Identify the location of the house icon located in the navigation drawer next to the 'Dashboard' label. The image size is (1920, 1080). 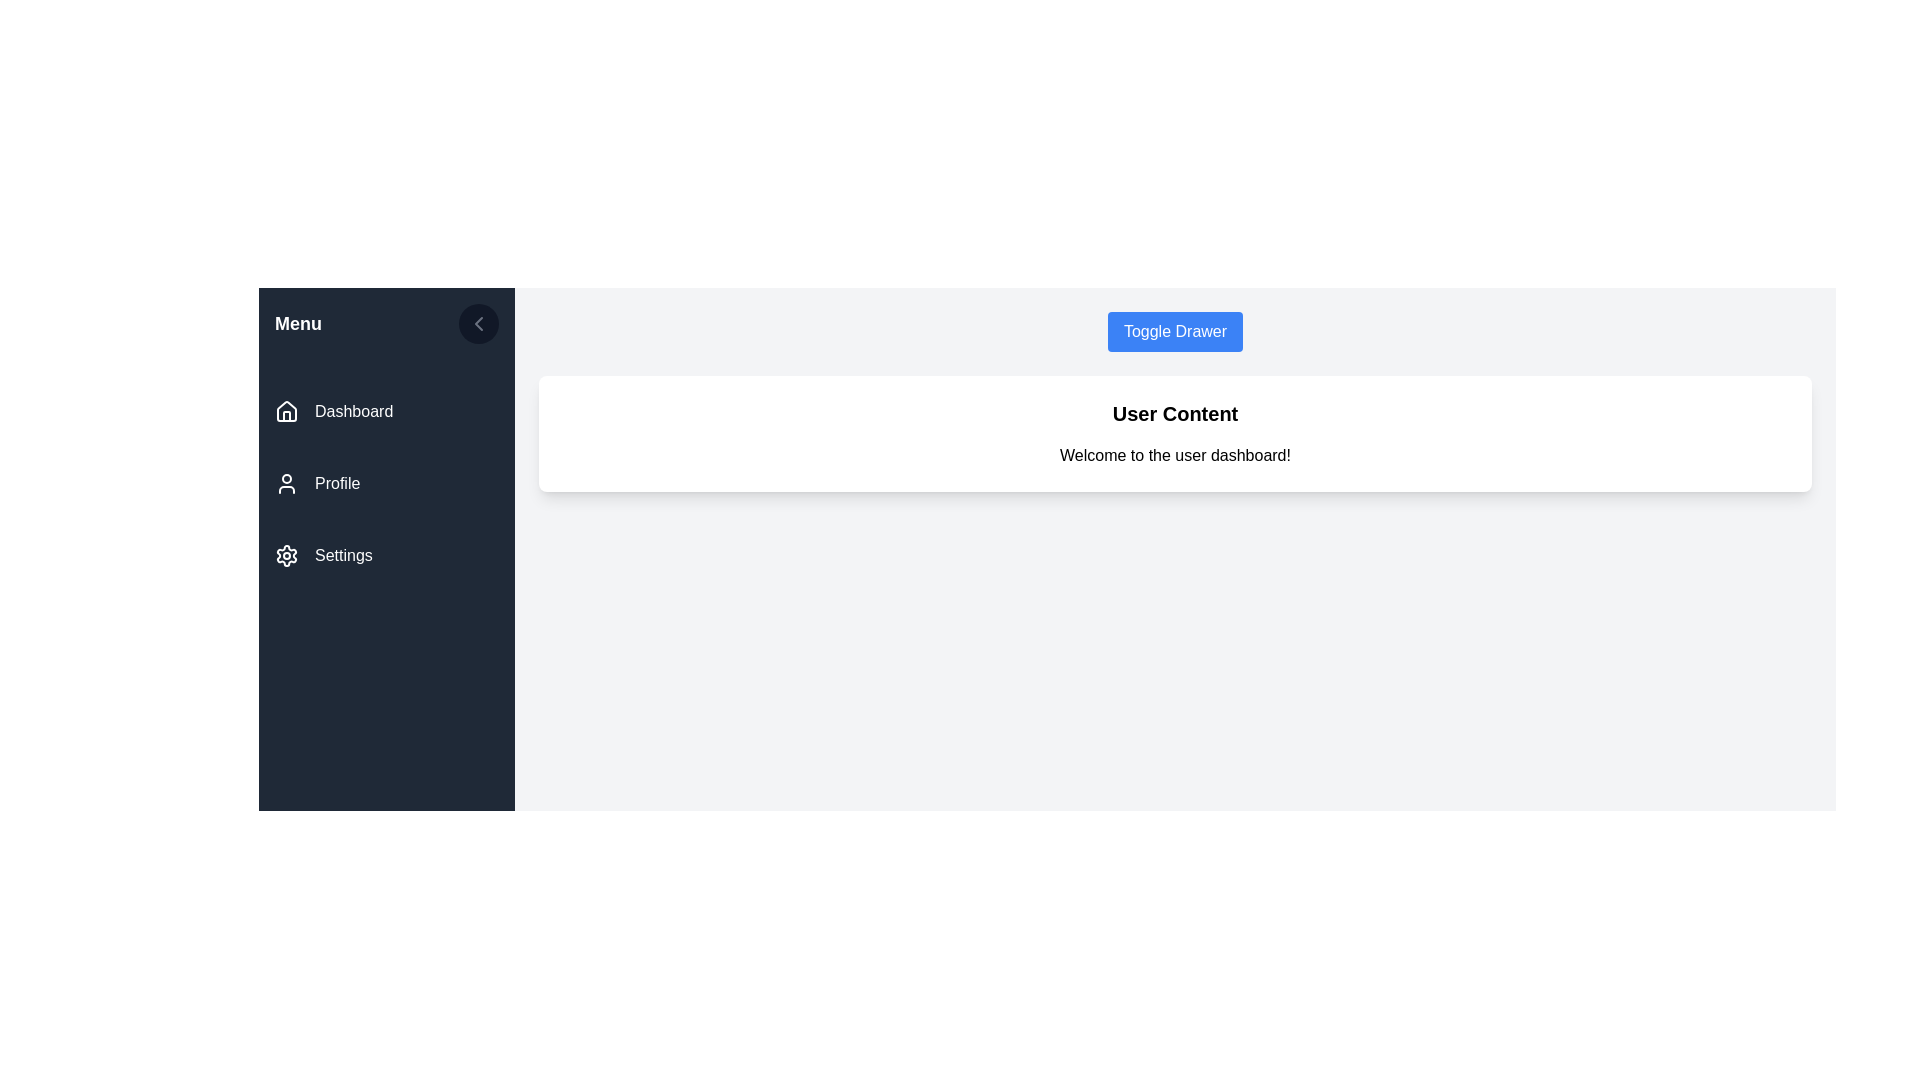
(286, 410).